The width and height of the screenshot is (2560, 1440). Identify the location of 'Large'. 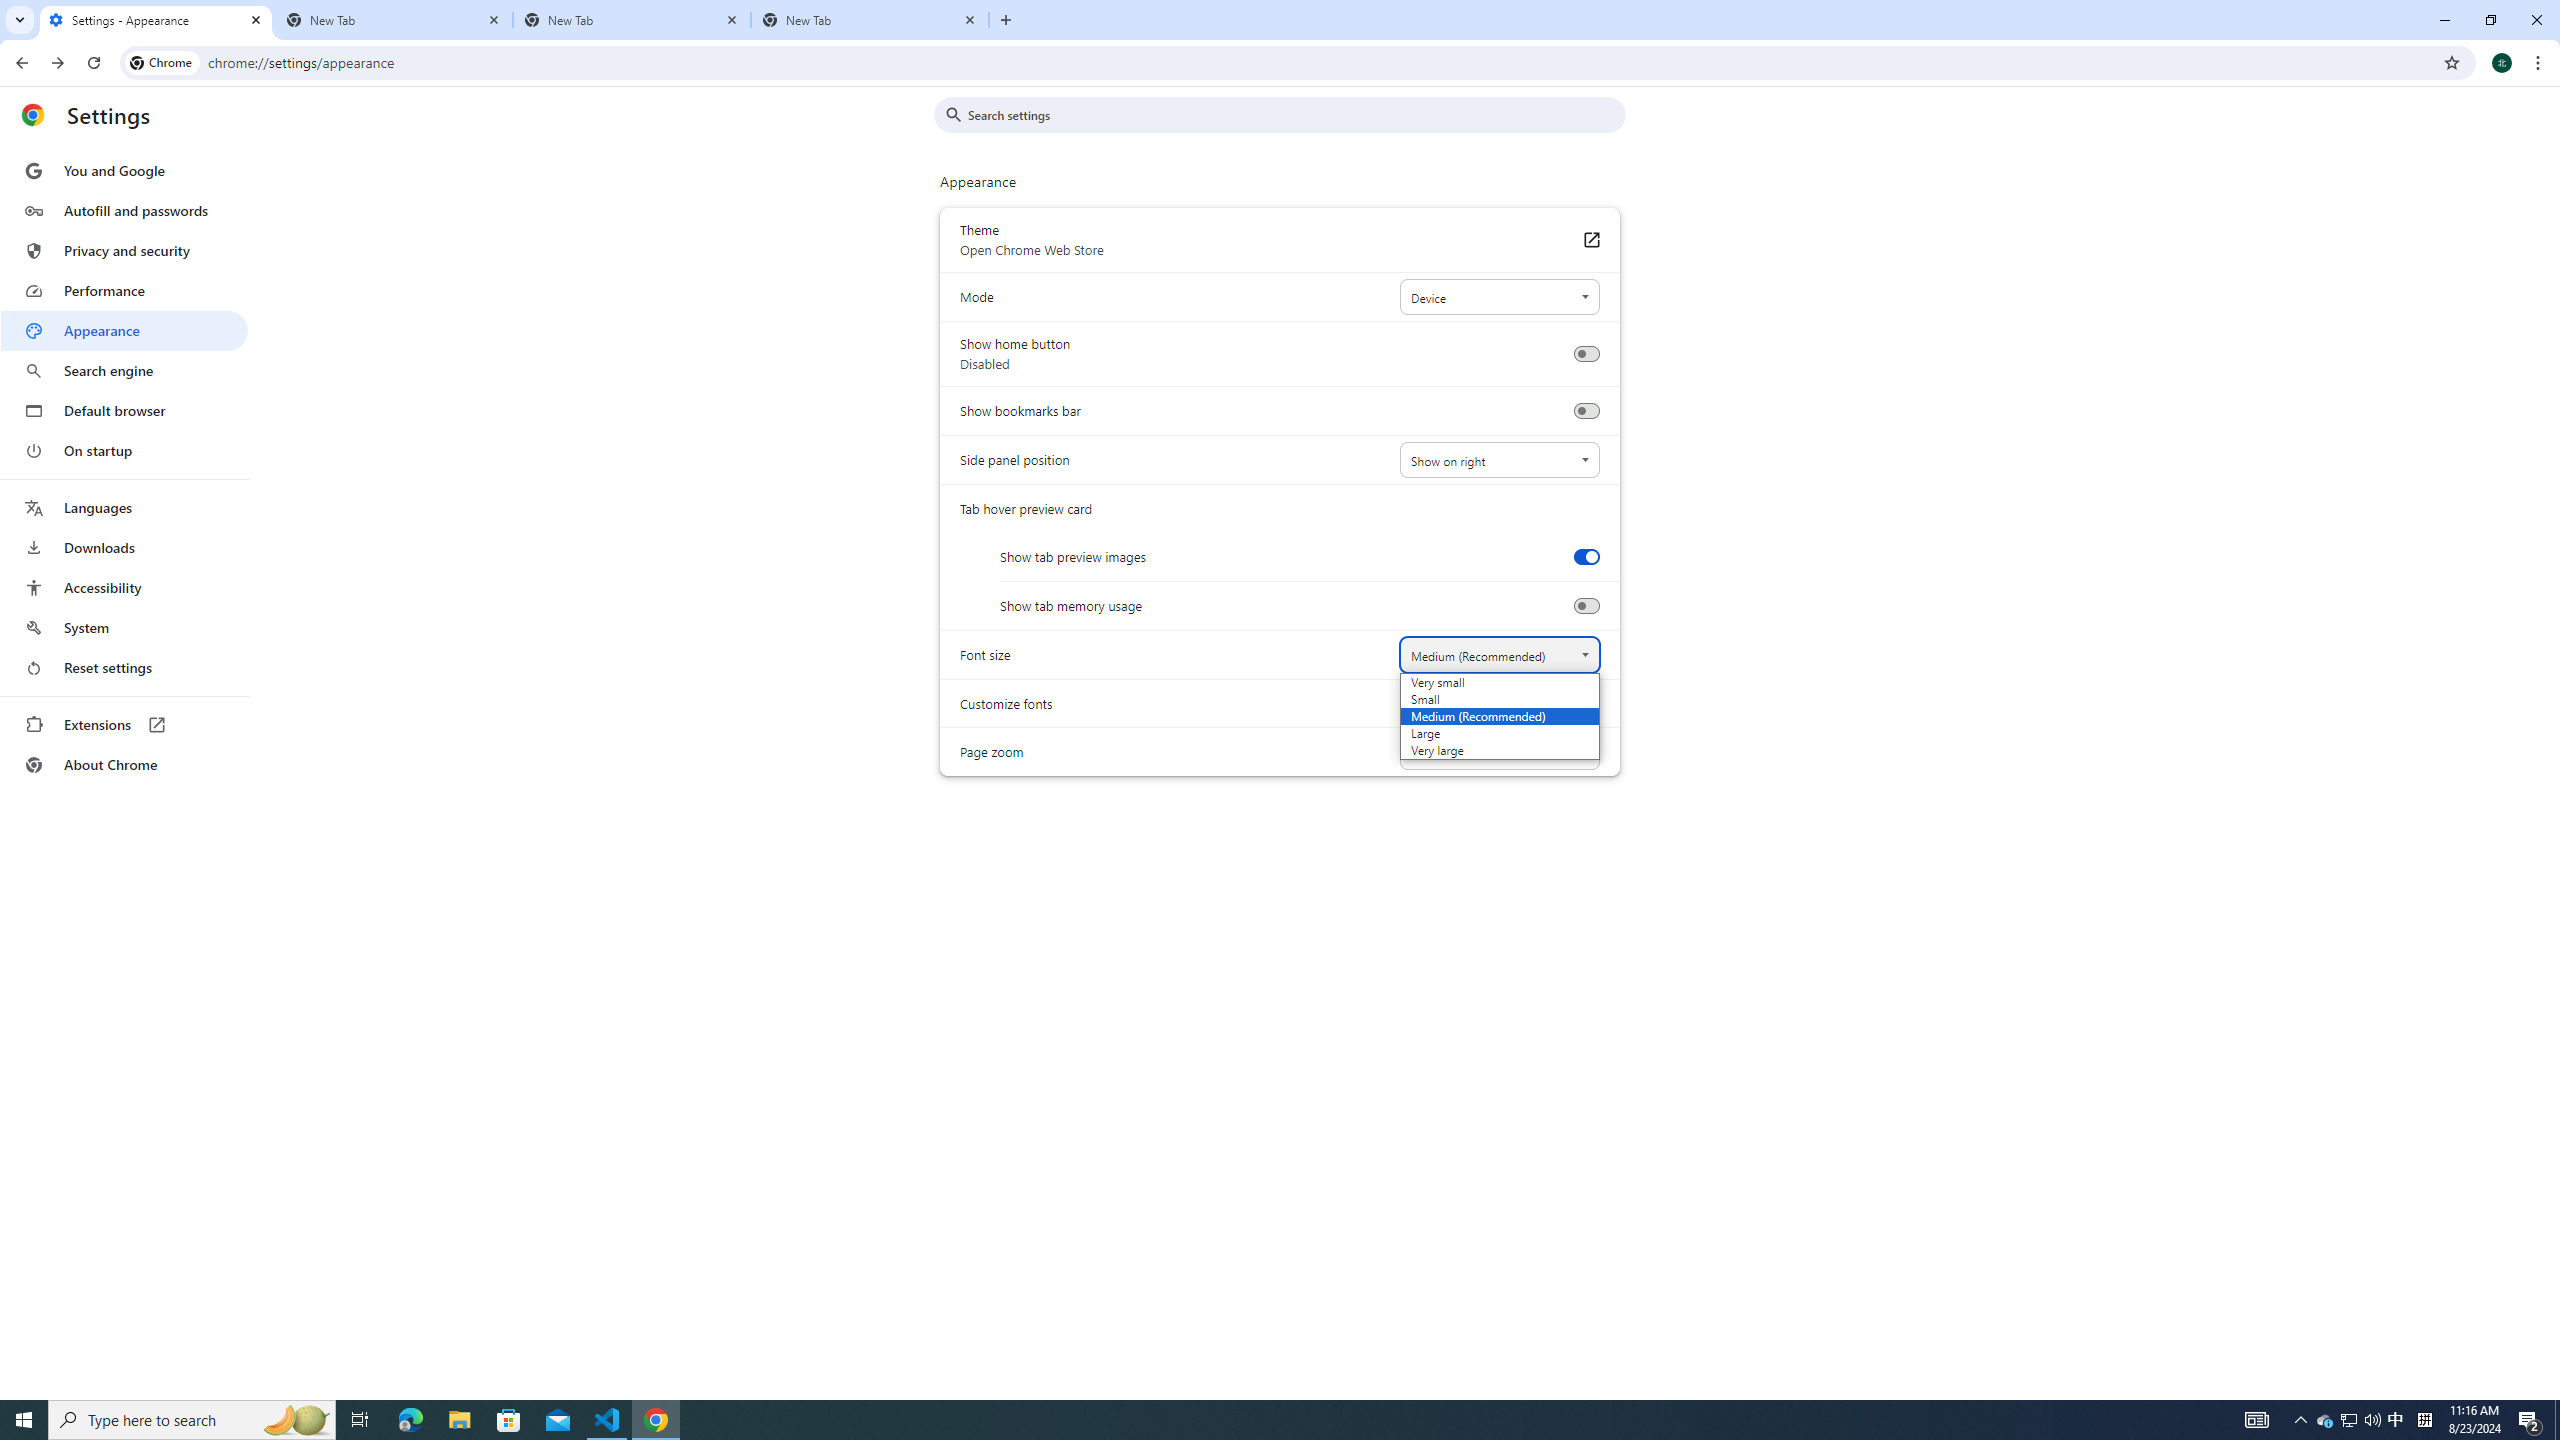
(1472, 731).